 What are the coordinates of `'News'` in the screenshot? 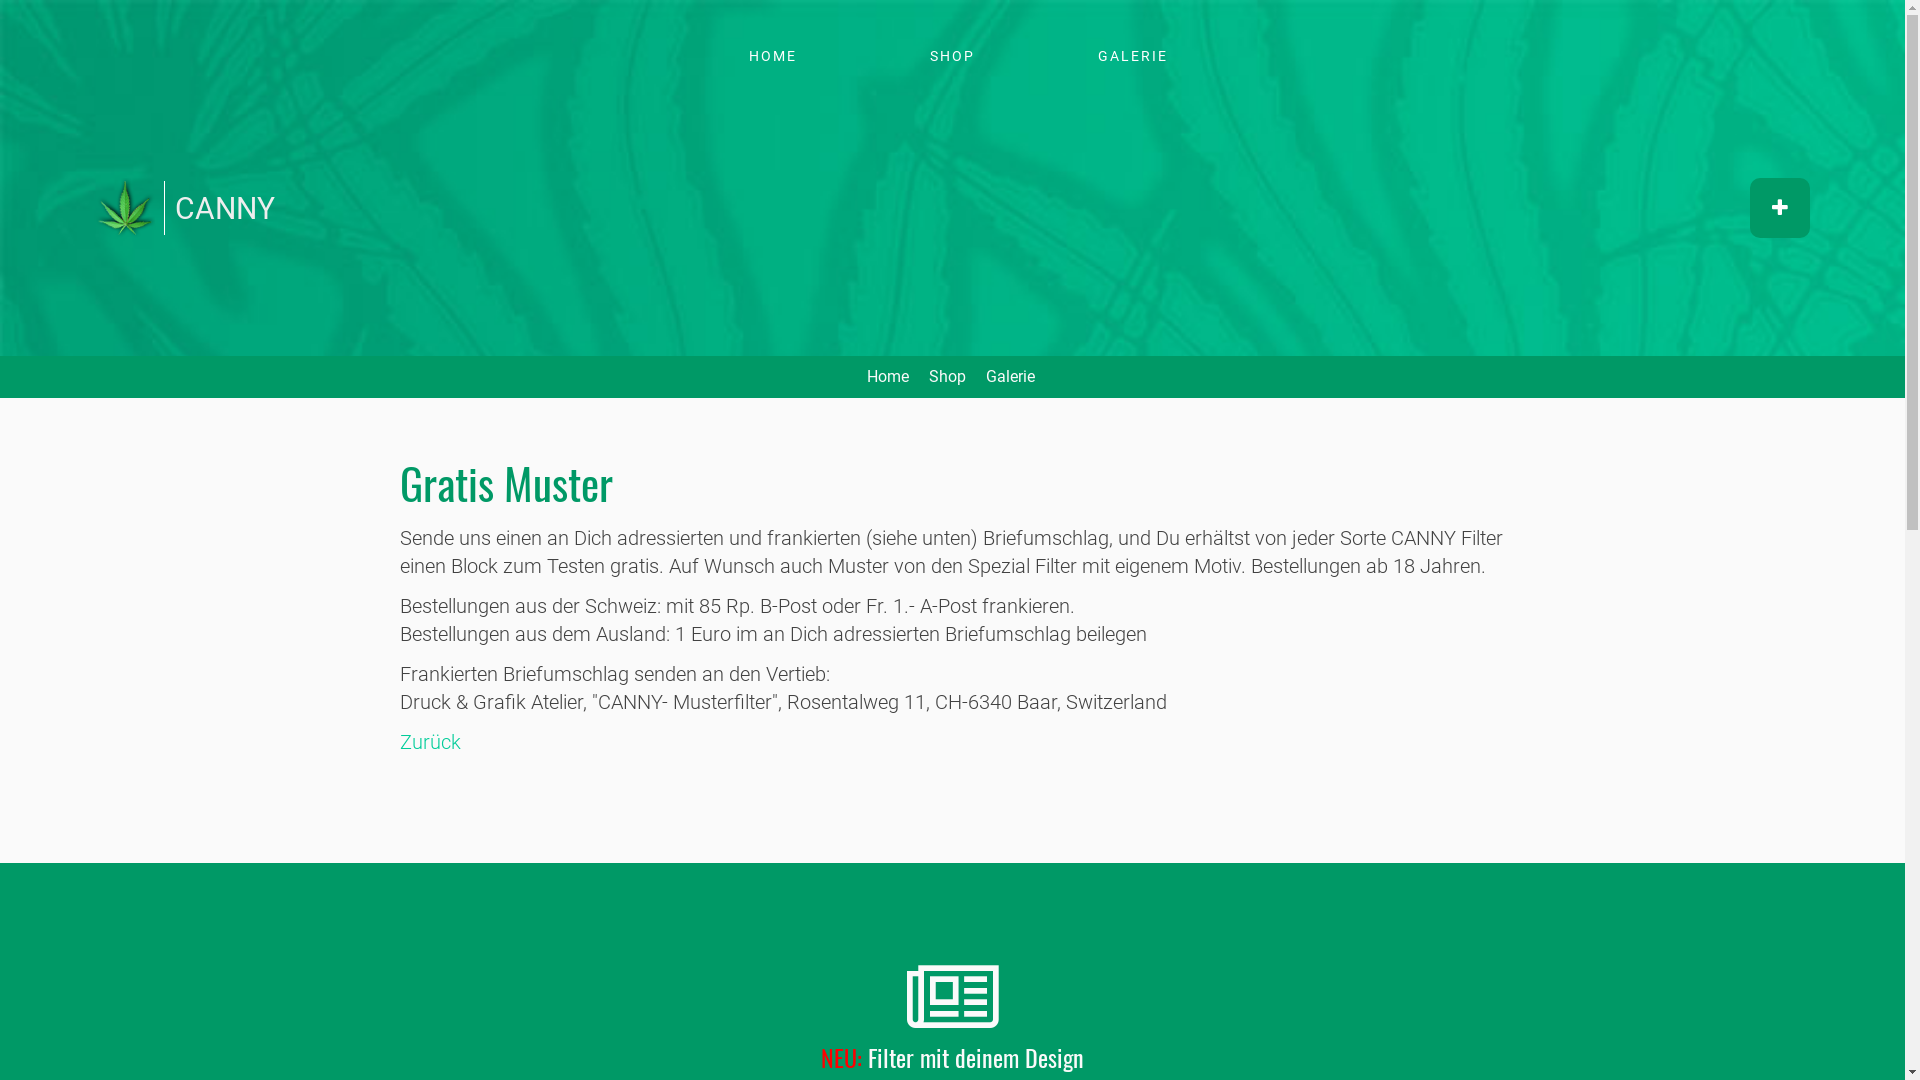 It's located at (951, 999).